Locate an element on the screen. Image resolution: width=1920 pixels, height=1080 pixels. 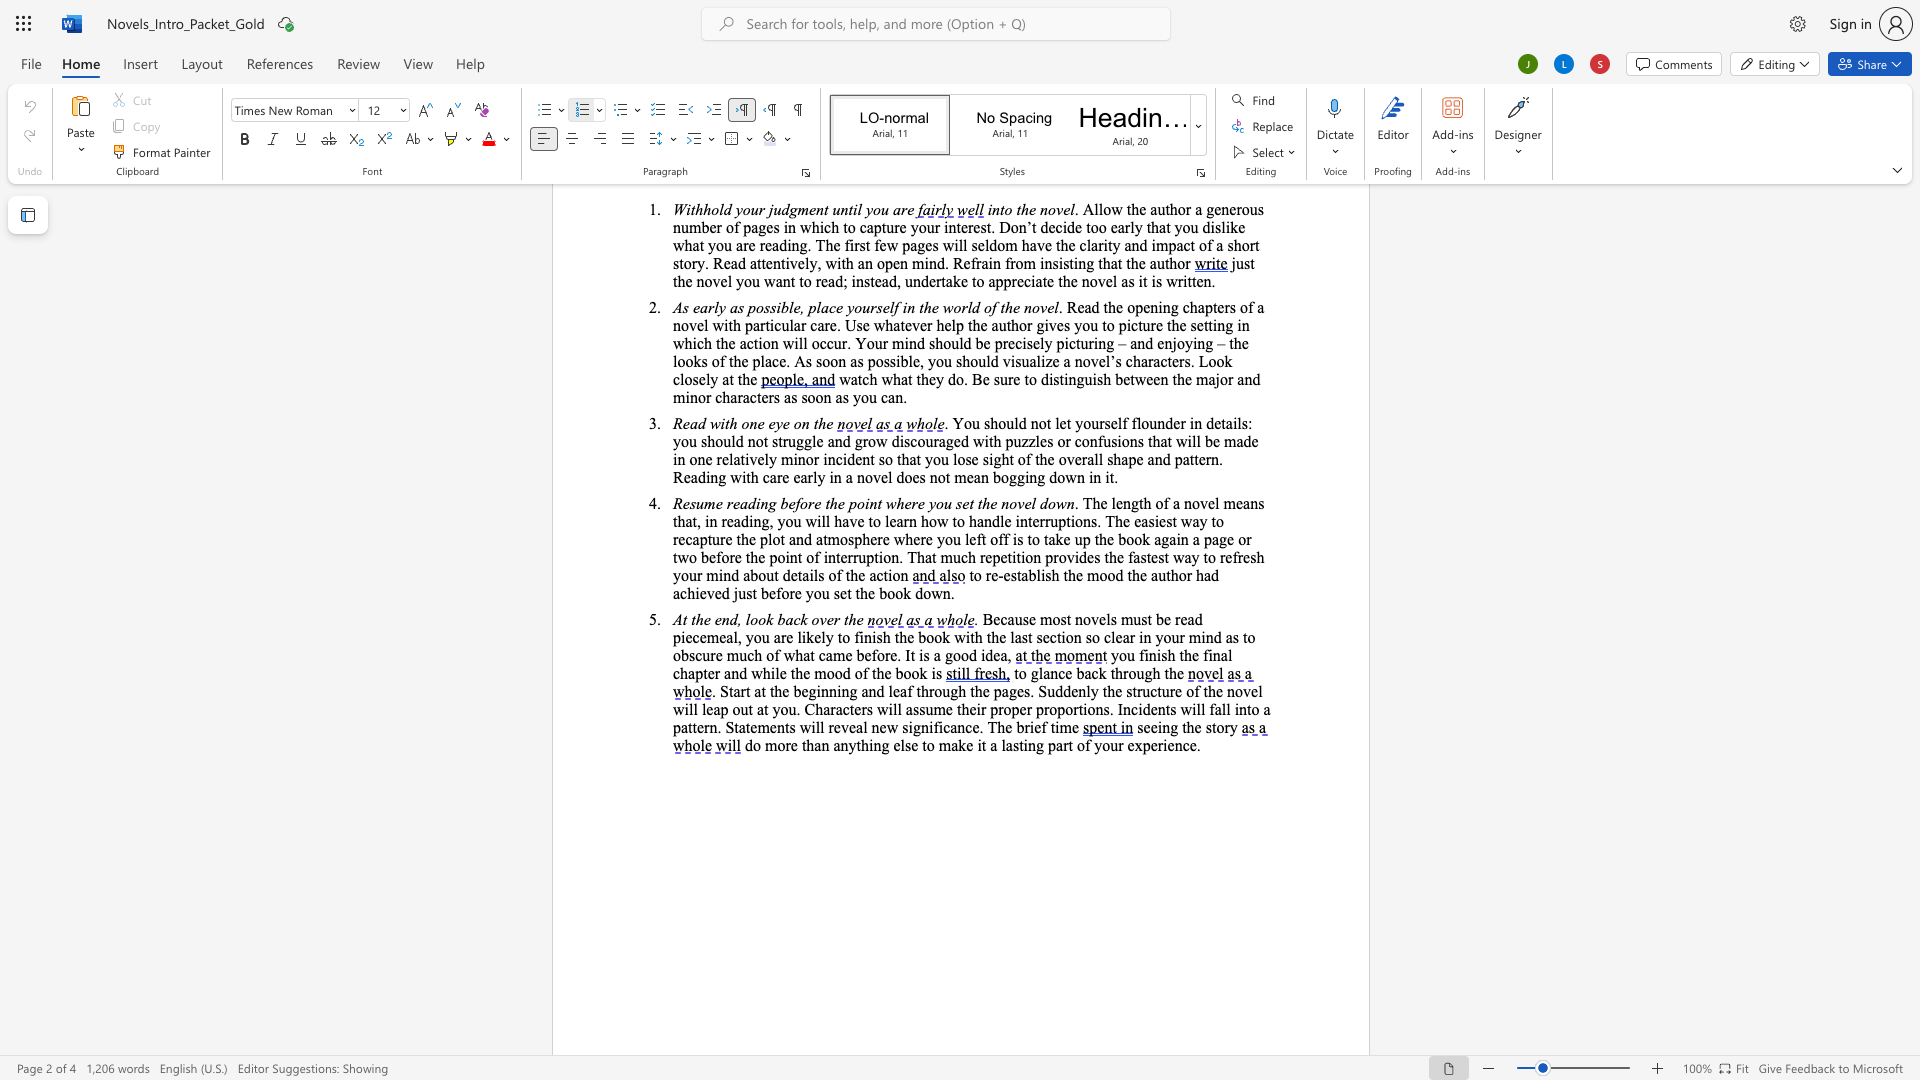
the 3th character "t" in the text is located at coordinates (1166, 673).